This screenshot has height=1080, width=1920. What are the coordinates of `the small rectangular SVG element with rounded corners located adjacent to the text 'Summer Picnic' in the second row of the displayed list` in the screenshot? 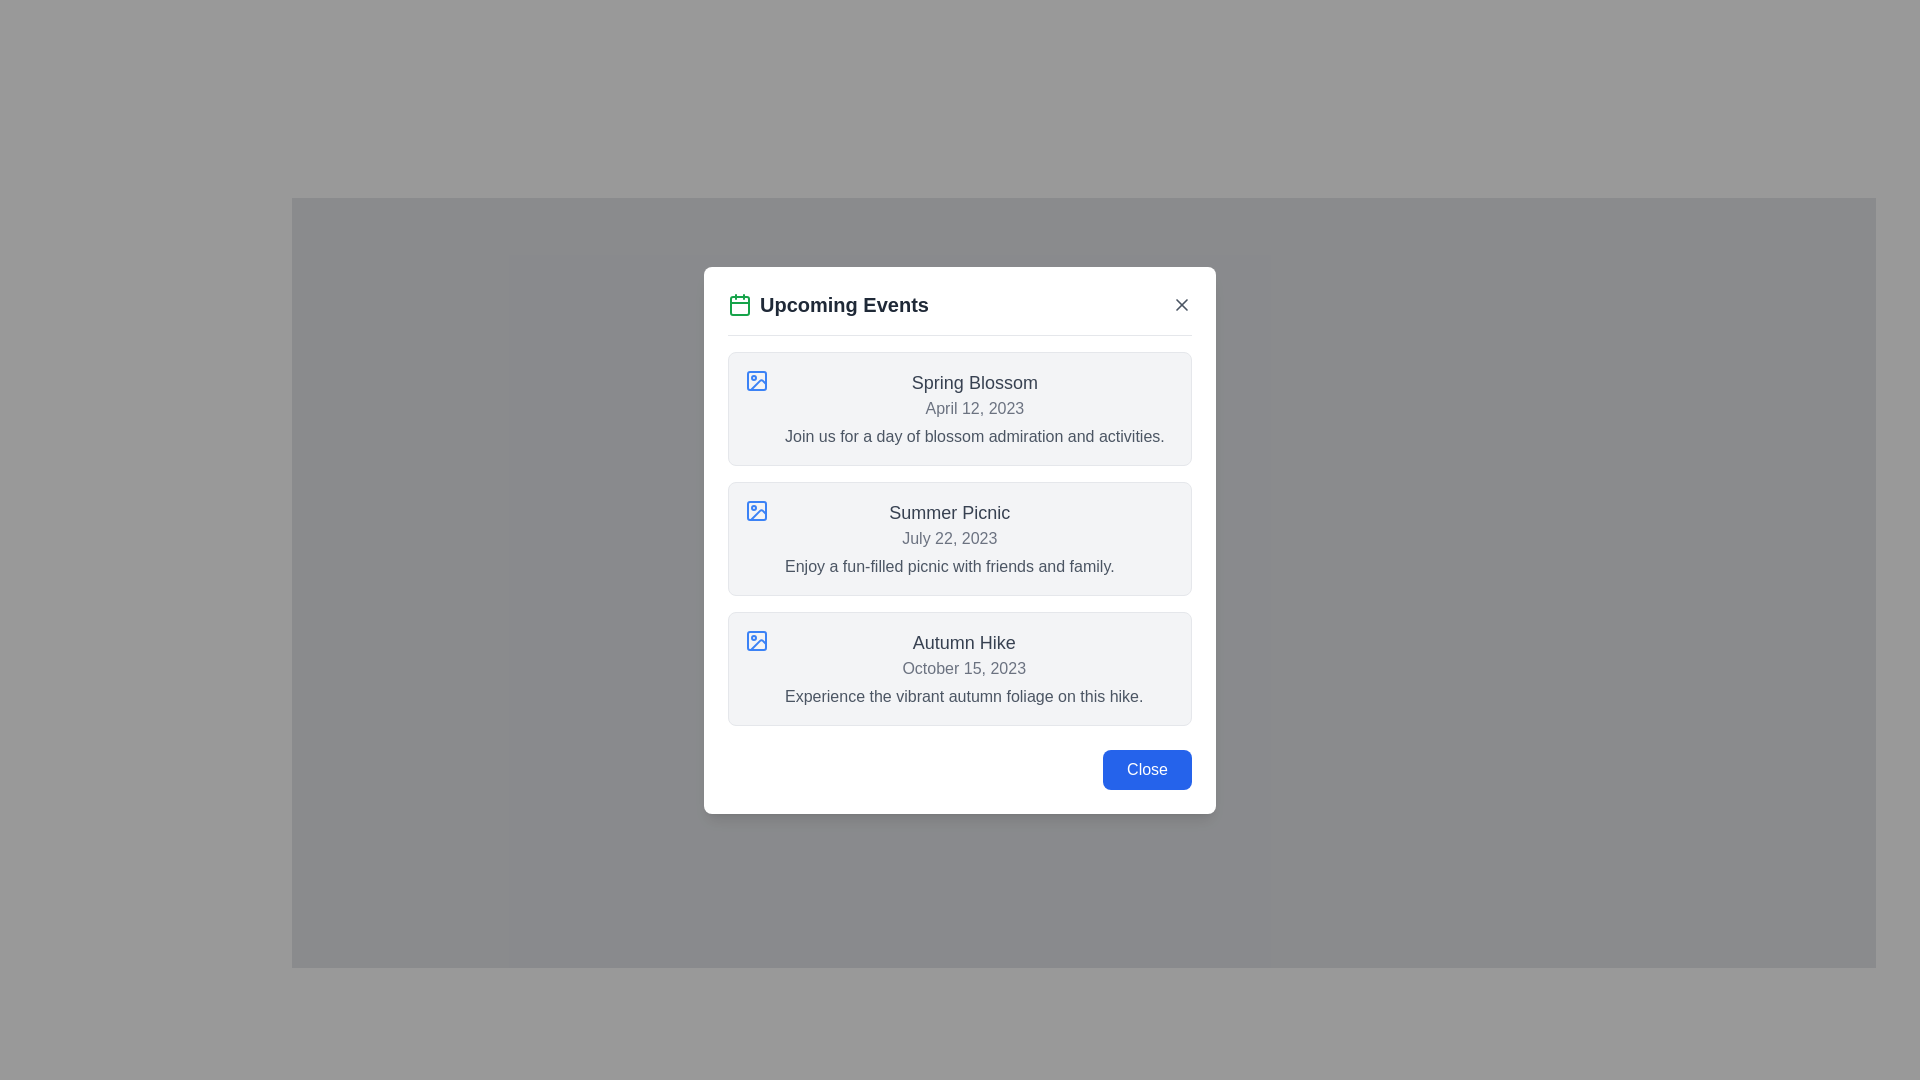 It's located at (756, 509).